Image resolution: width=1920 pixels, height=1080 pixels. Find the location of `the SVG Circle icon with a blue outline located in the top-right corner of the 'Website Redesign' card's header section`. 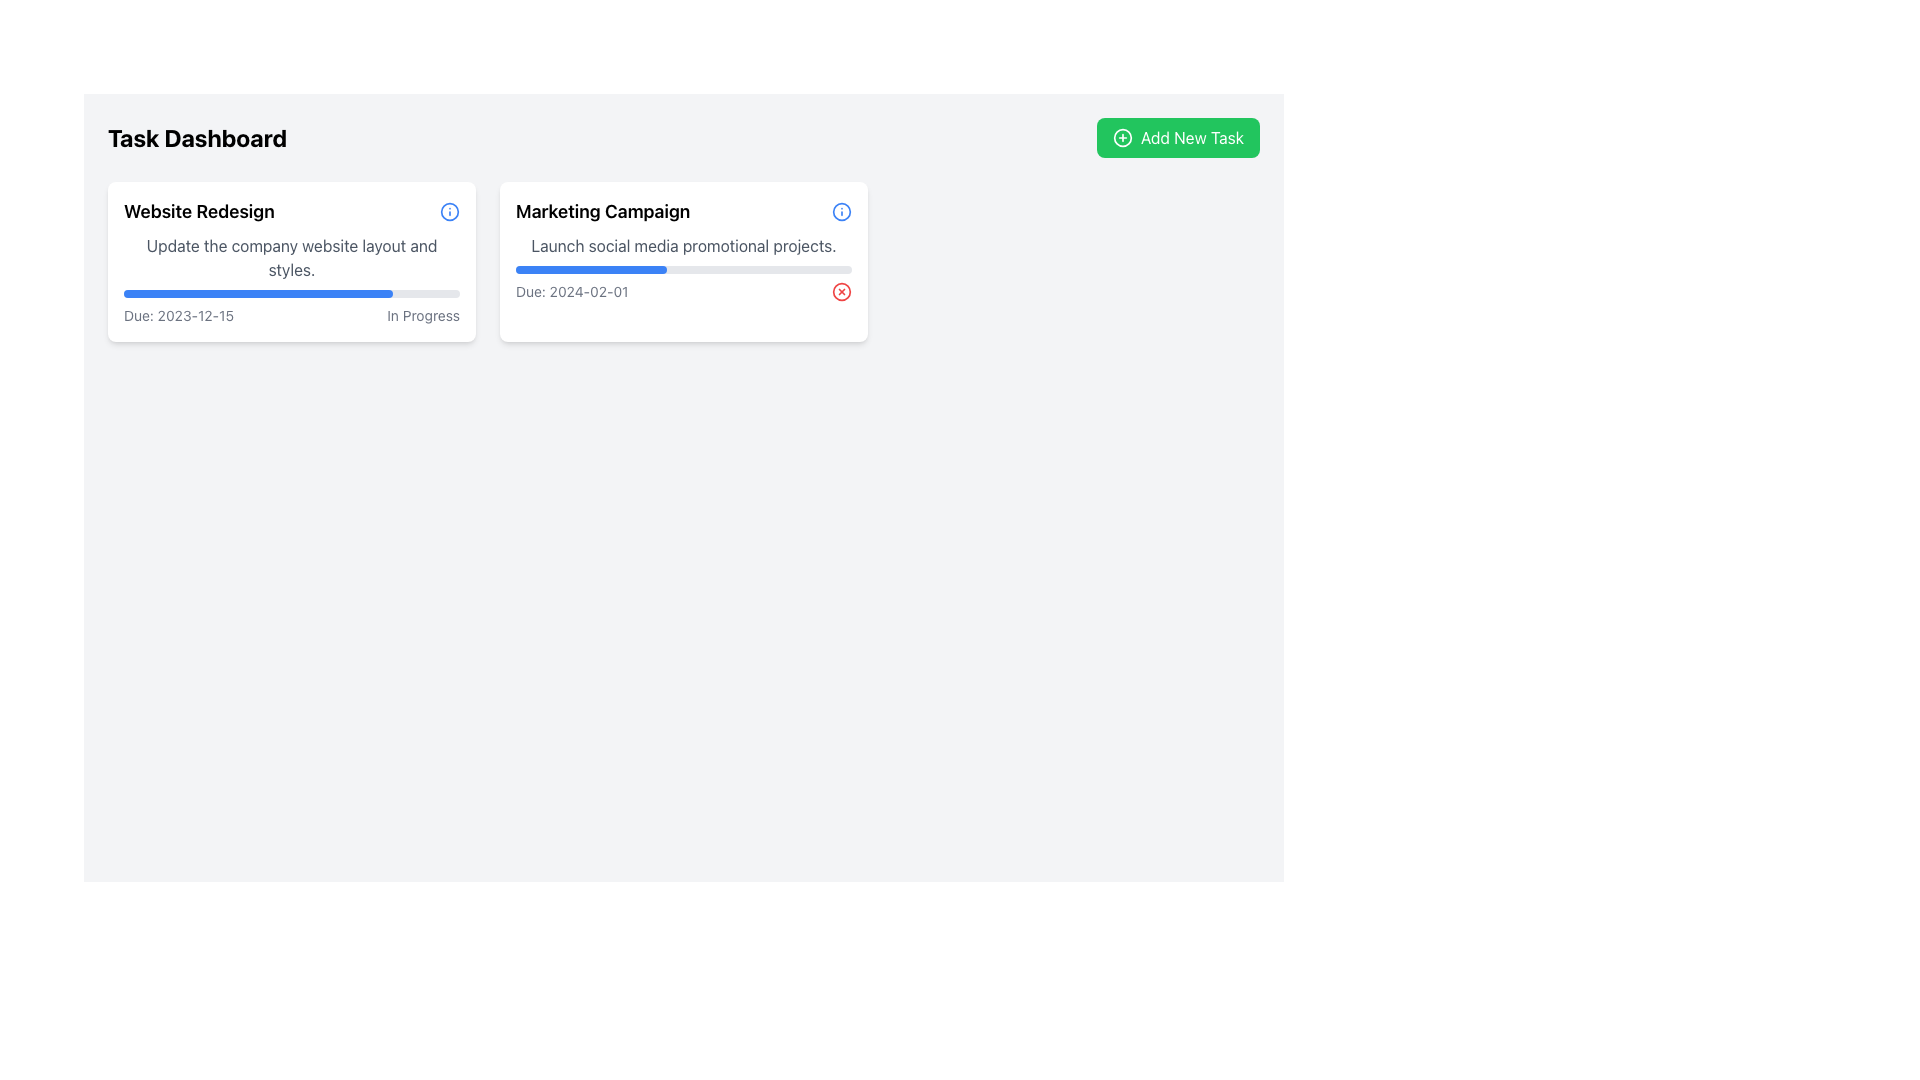

the SVG Circle icon with a blue outline located in the top-right corner of the 'Website Redesign' card's header section is located at coordinates (841, 212).